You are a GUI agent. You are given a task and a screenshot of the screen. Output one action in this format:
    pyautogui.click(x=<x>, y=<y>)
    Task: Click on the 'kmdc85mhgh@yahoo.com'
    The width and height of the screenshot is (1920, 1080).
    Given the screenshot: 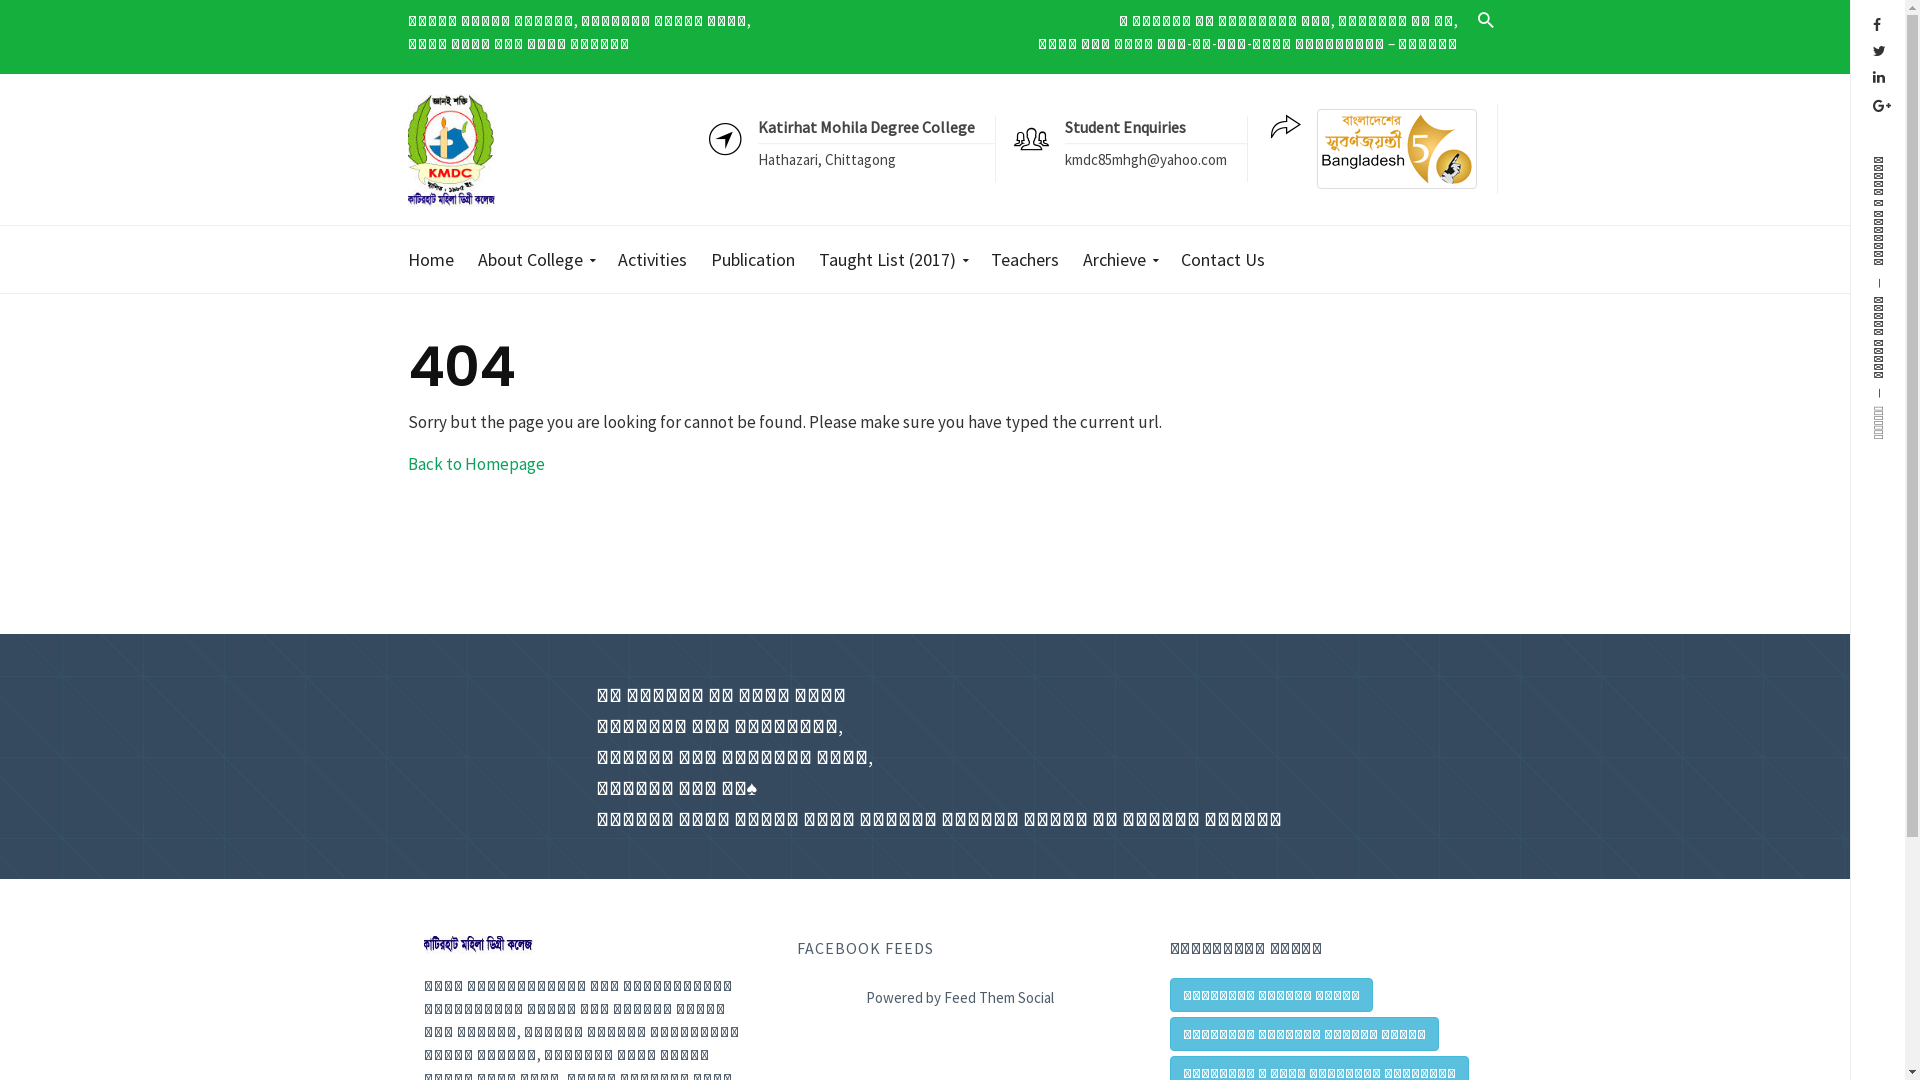 What is the action you would take?
    pyautogui.click(x=1063, y=159)
    